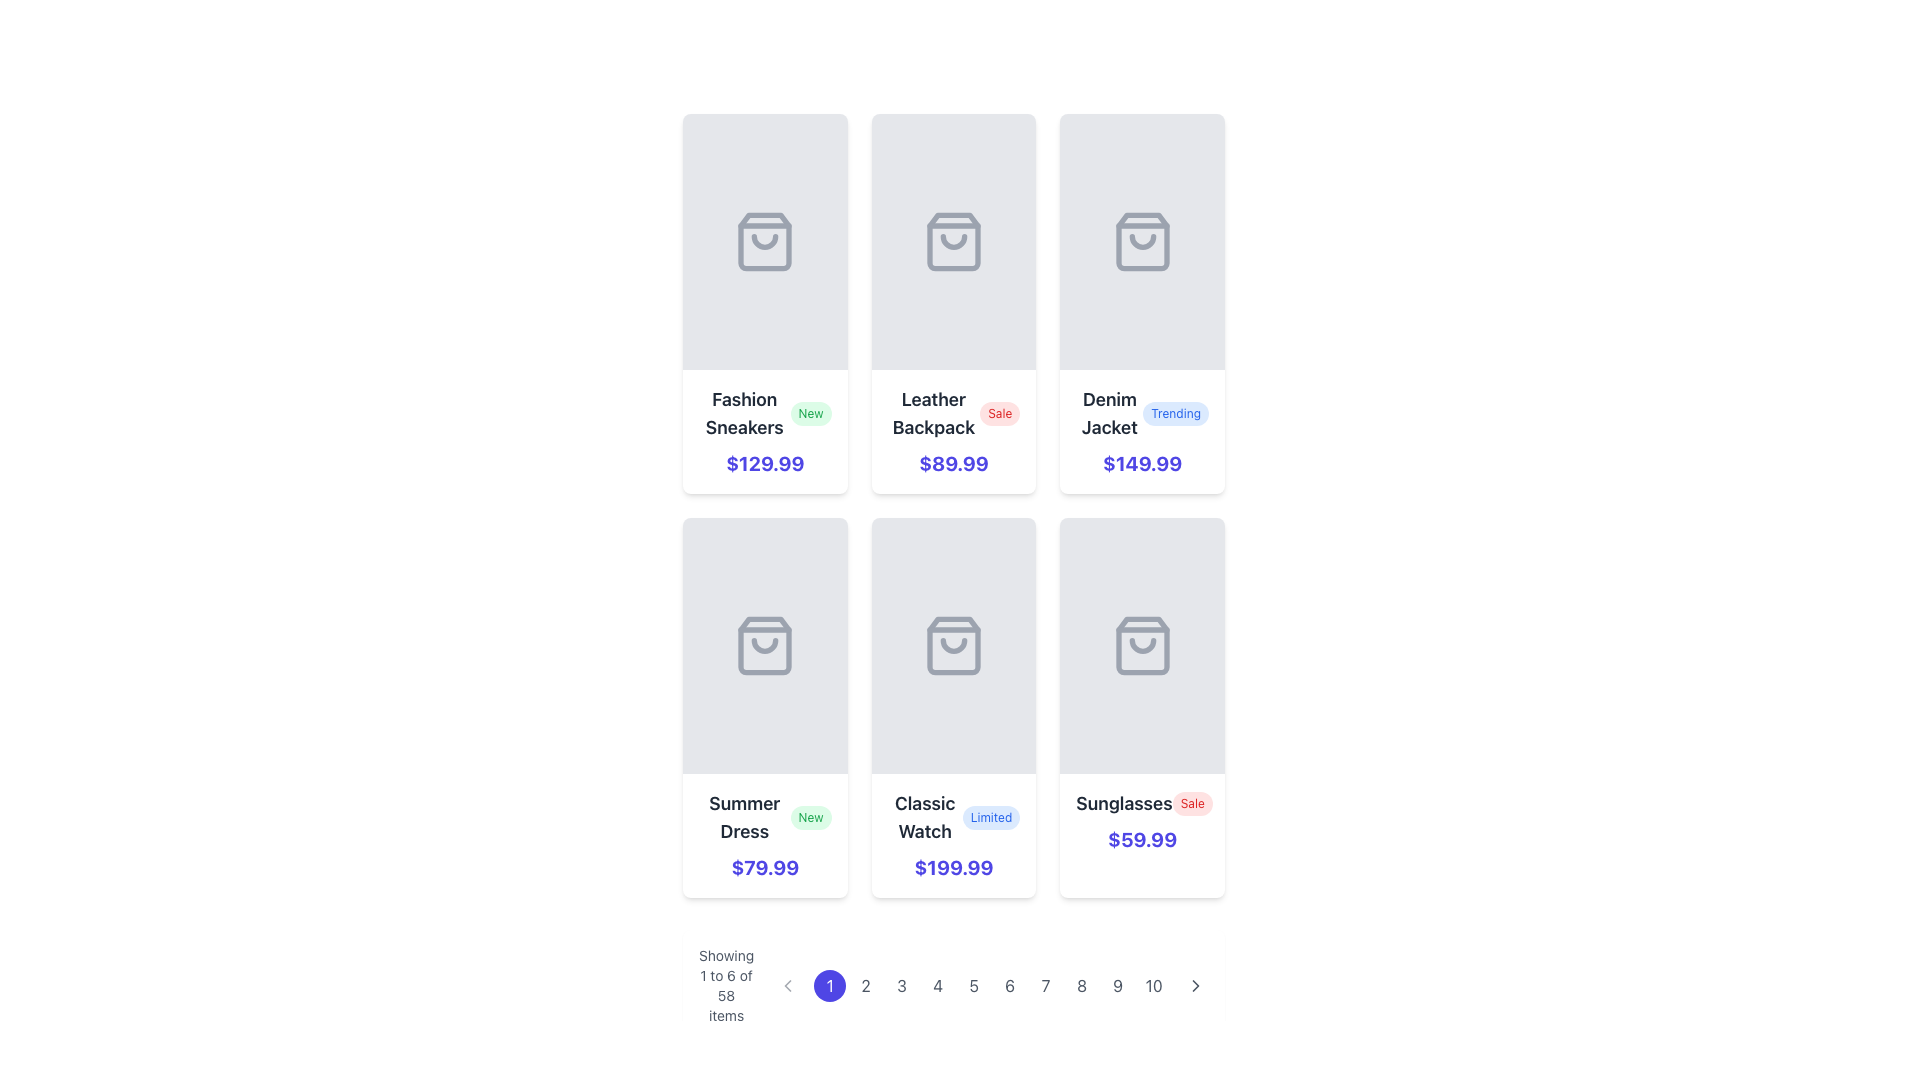 The height and width of the screenshot is (1080, 1920). I want to click on the circular button icon located in the bottom section of the interface, so click(787, 985).